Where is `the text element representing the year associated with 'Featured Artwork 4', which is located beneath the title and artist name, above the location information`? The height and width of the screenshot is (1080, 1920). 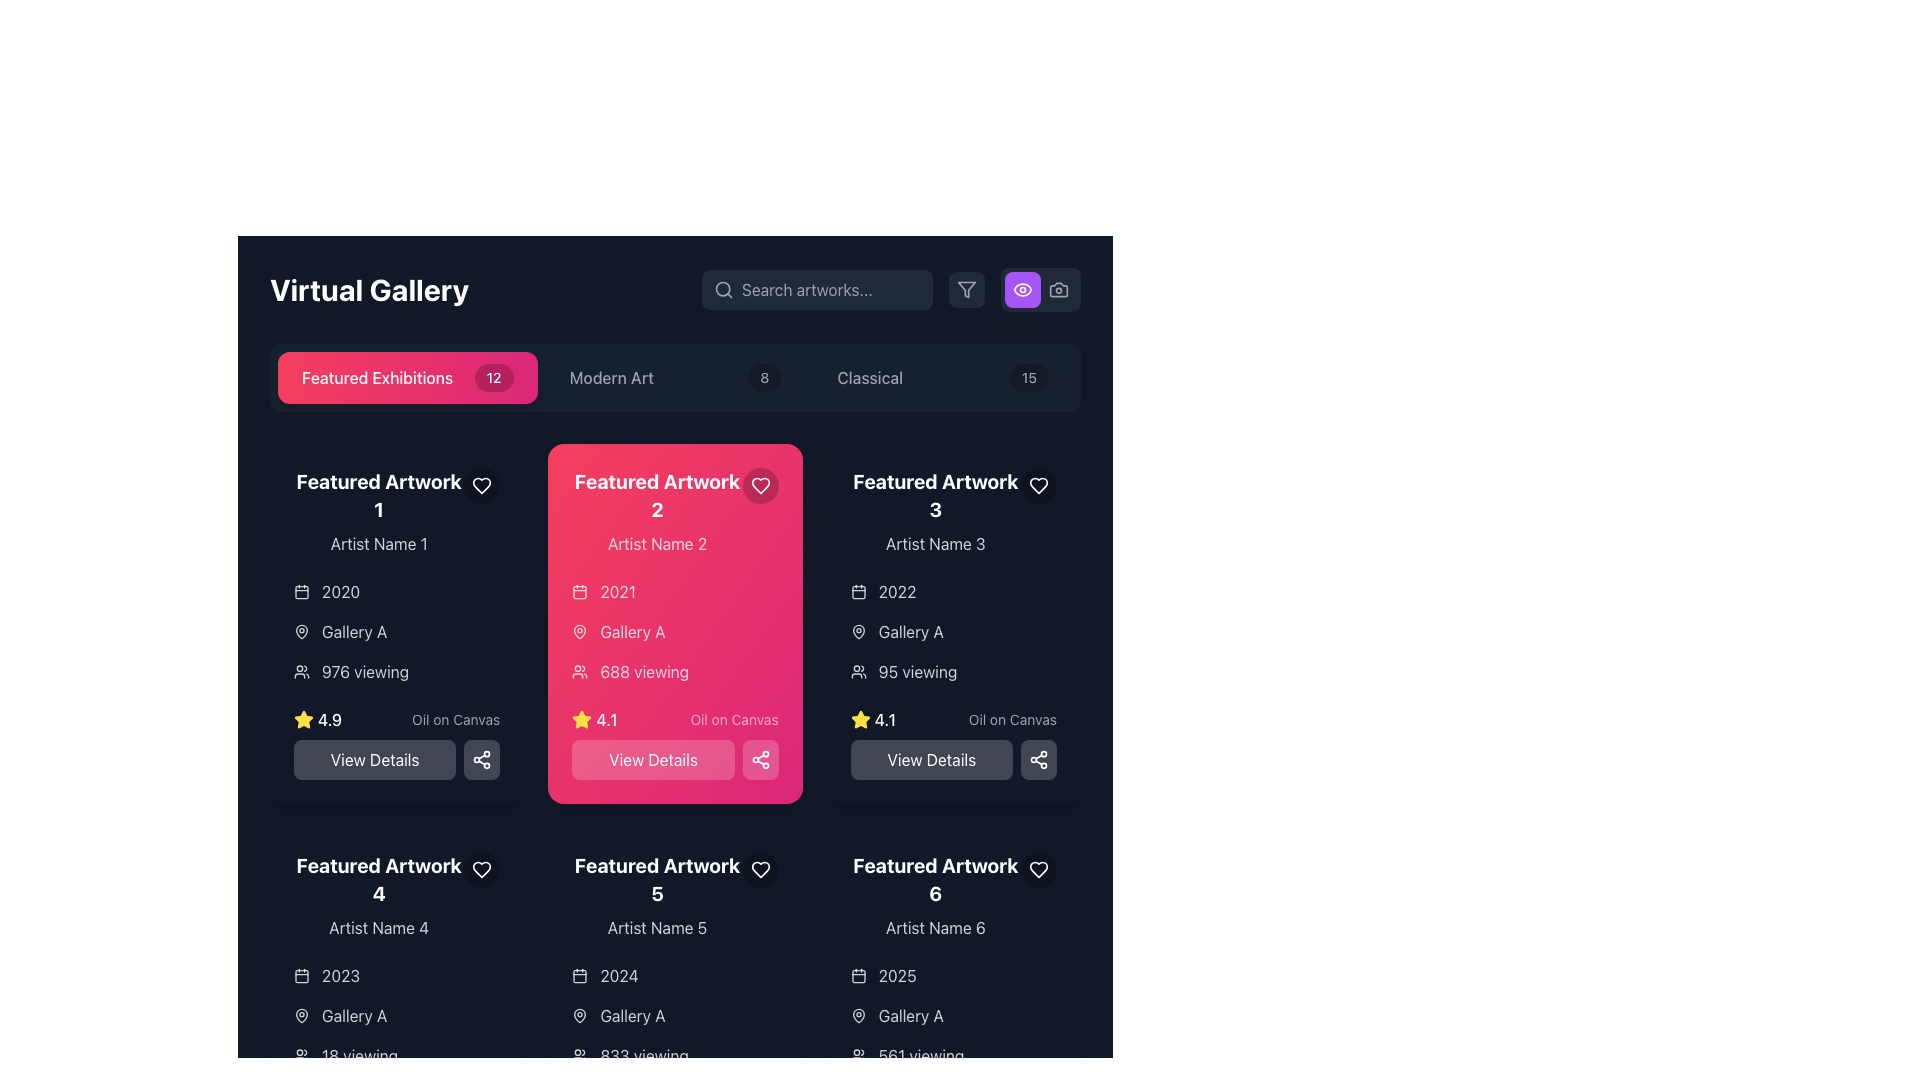 the text element representing the year associated with 'Featured Artwork 4', which is located beneath the title and artist name, above the location information is located at coordinates (397, 974).